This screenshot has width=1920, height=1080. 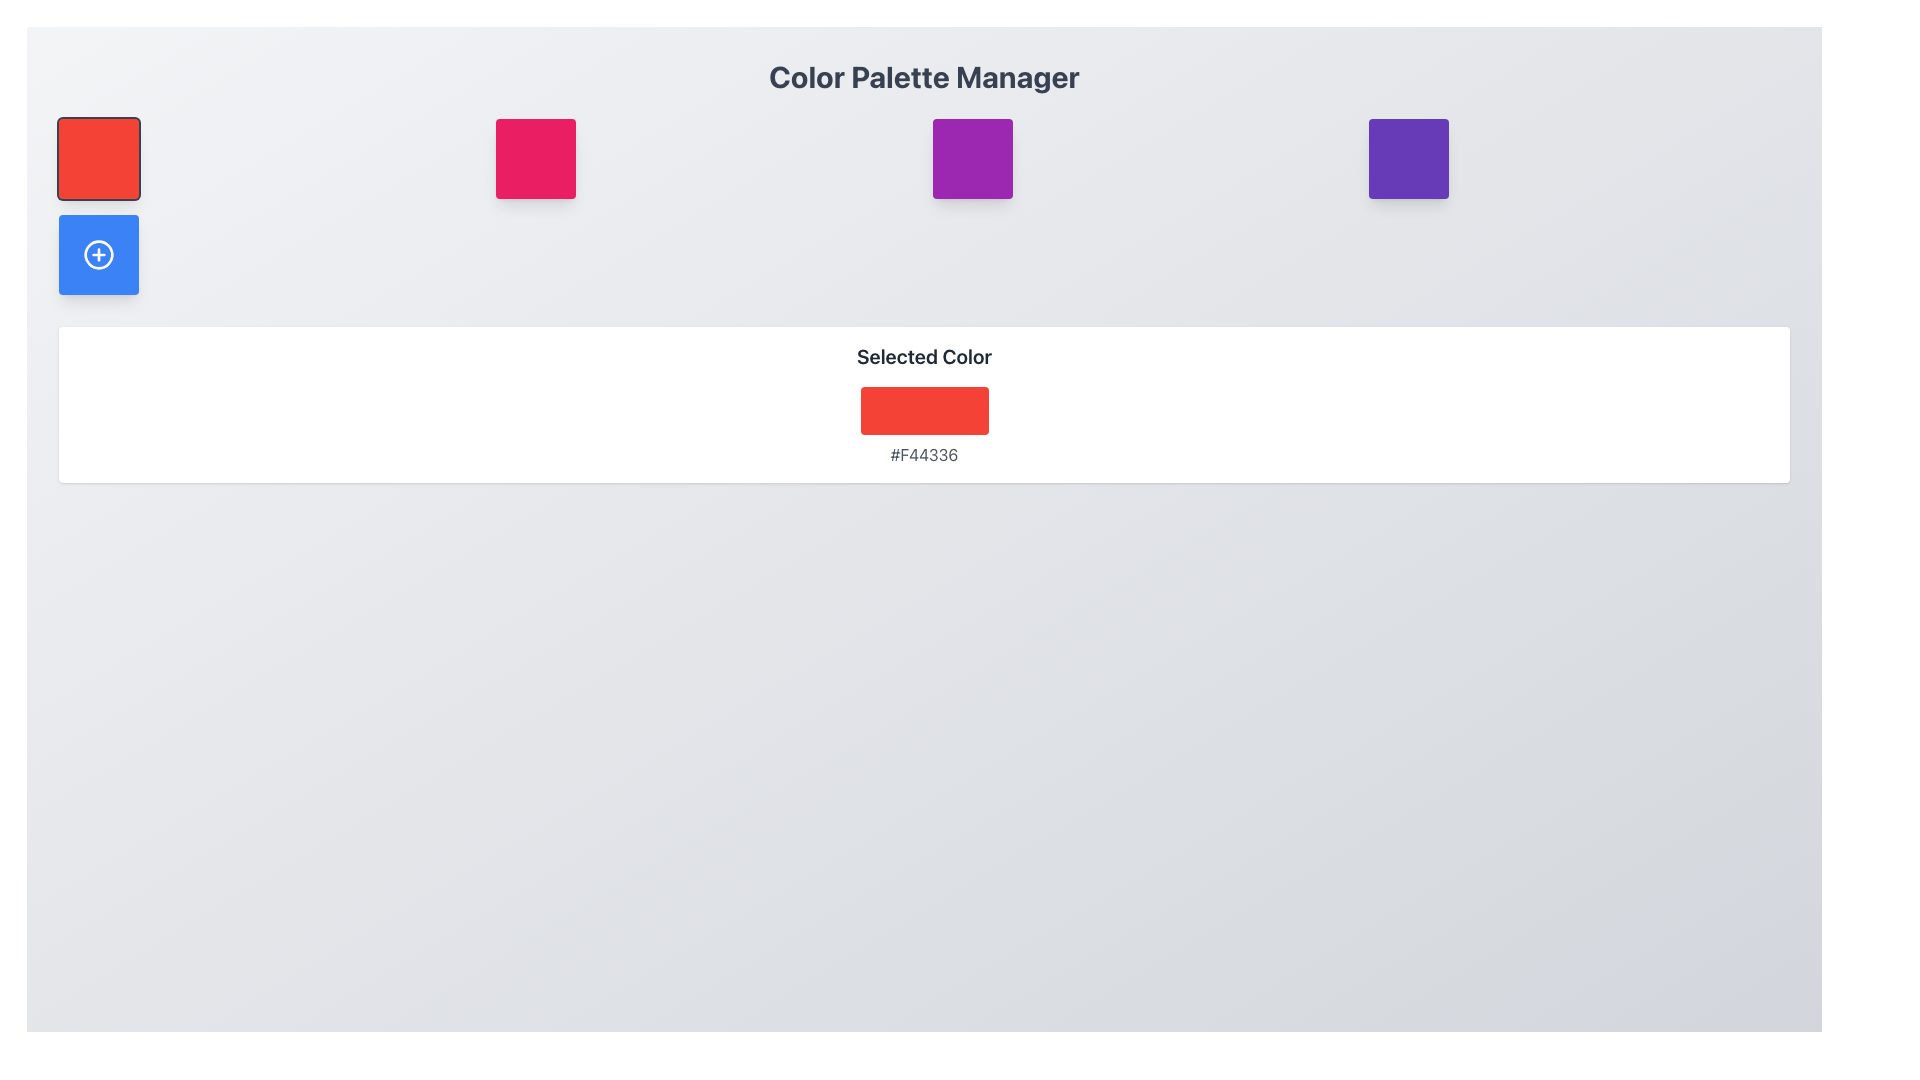 I want to click on the purple square-shaped button with rounded corners, which is the third button in a row of four elements beneath the title 'Color Palette Manager', so click(x=972, y=157).